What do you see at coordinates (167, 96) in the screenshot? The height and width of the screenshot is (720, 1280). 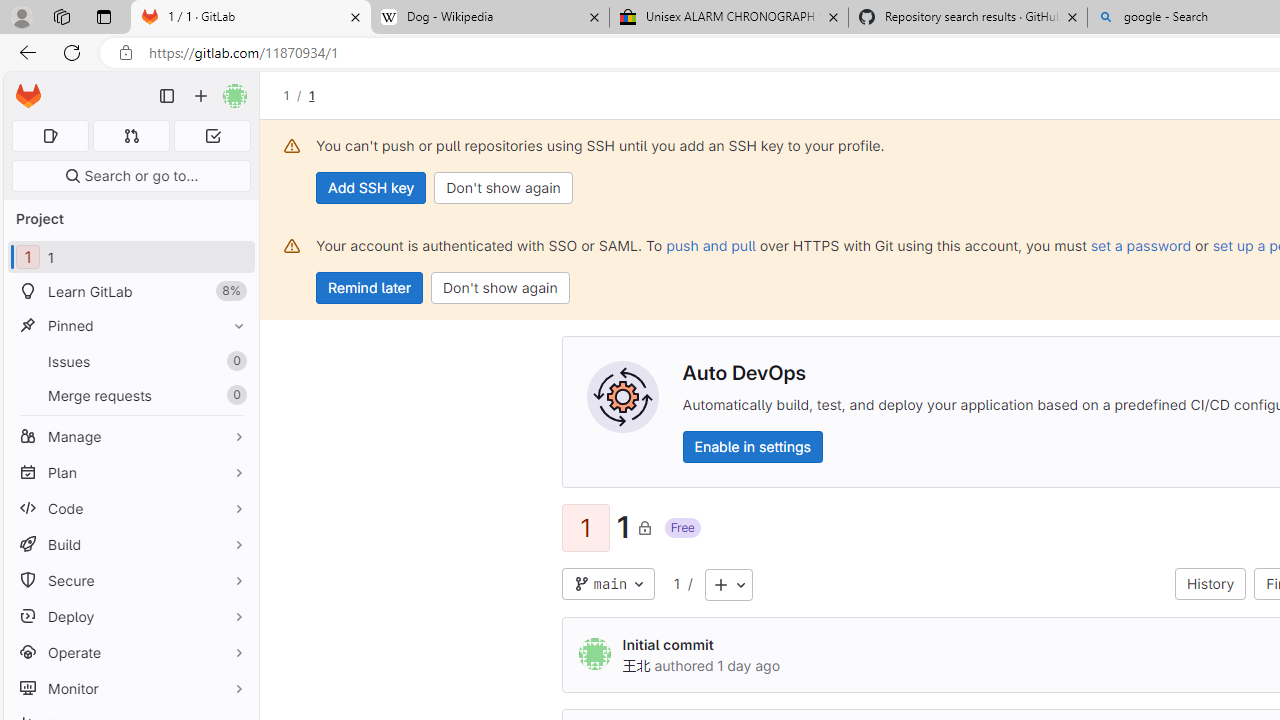 I see `'Primary navigation sidebar'` at bounding box center [167, 96].